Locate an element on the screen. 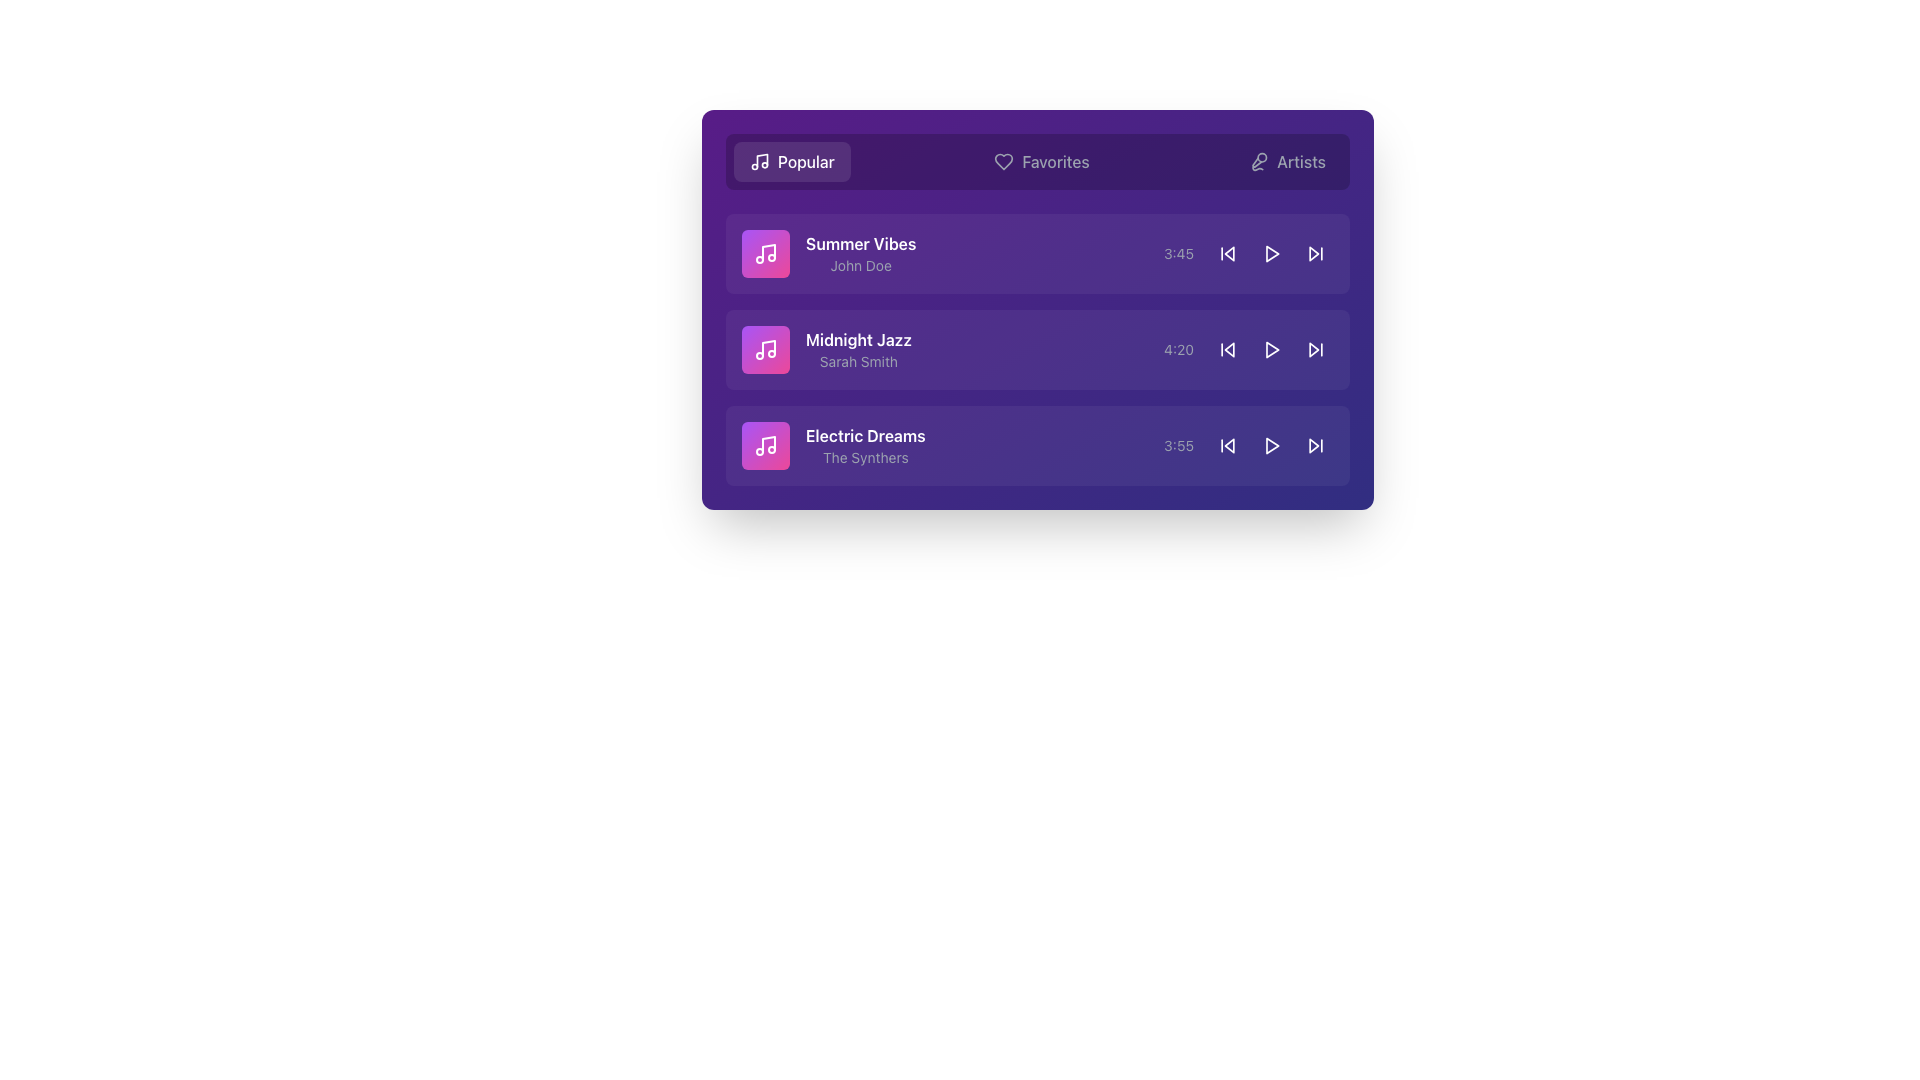 This screenshot has height=1080, width=1920. the Icon Button used to skip to the next media item in the playlist is located at coordinates (1315, 253).